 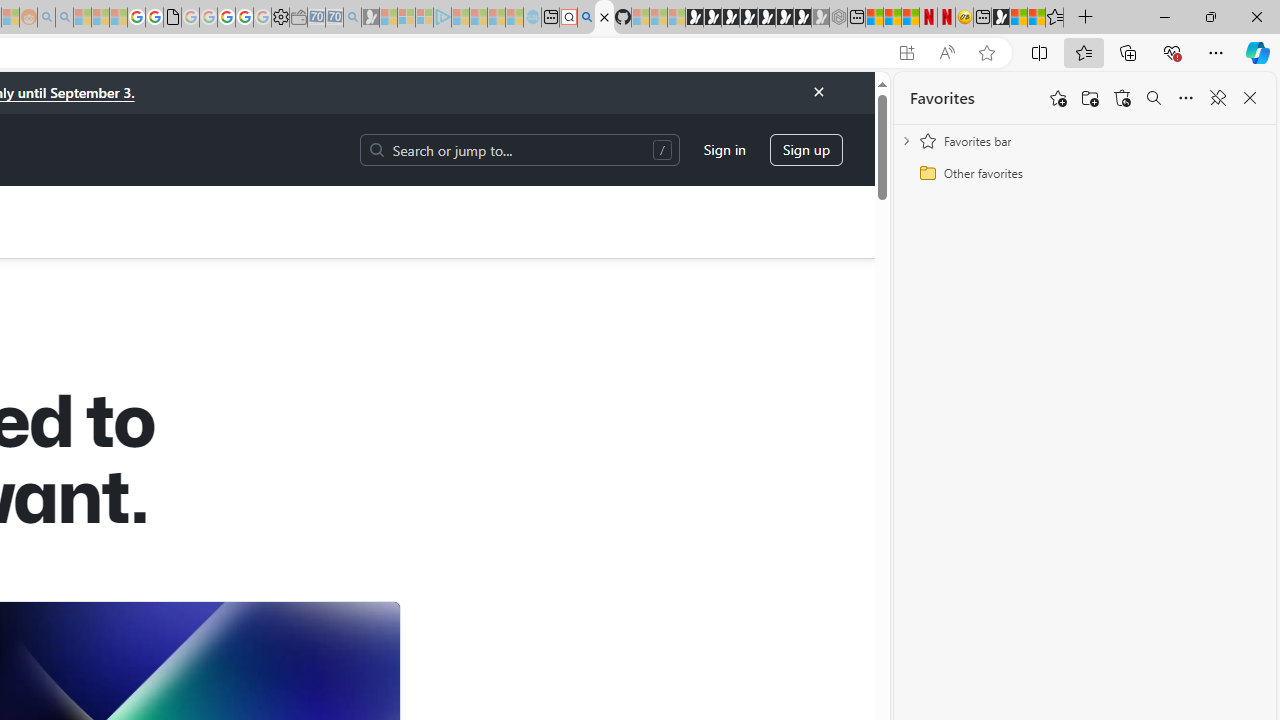 What do you see at coordinates (905, 52) in the screenshot?
I see `'App available. Install GitHub'` at bounding box center [905, 52].